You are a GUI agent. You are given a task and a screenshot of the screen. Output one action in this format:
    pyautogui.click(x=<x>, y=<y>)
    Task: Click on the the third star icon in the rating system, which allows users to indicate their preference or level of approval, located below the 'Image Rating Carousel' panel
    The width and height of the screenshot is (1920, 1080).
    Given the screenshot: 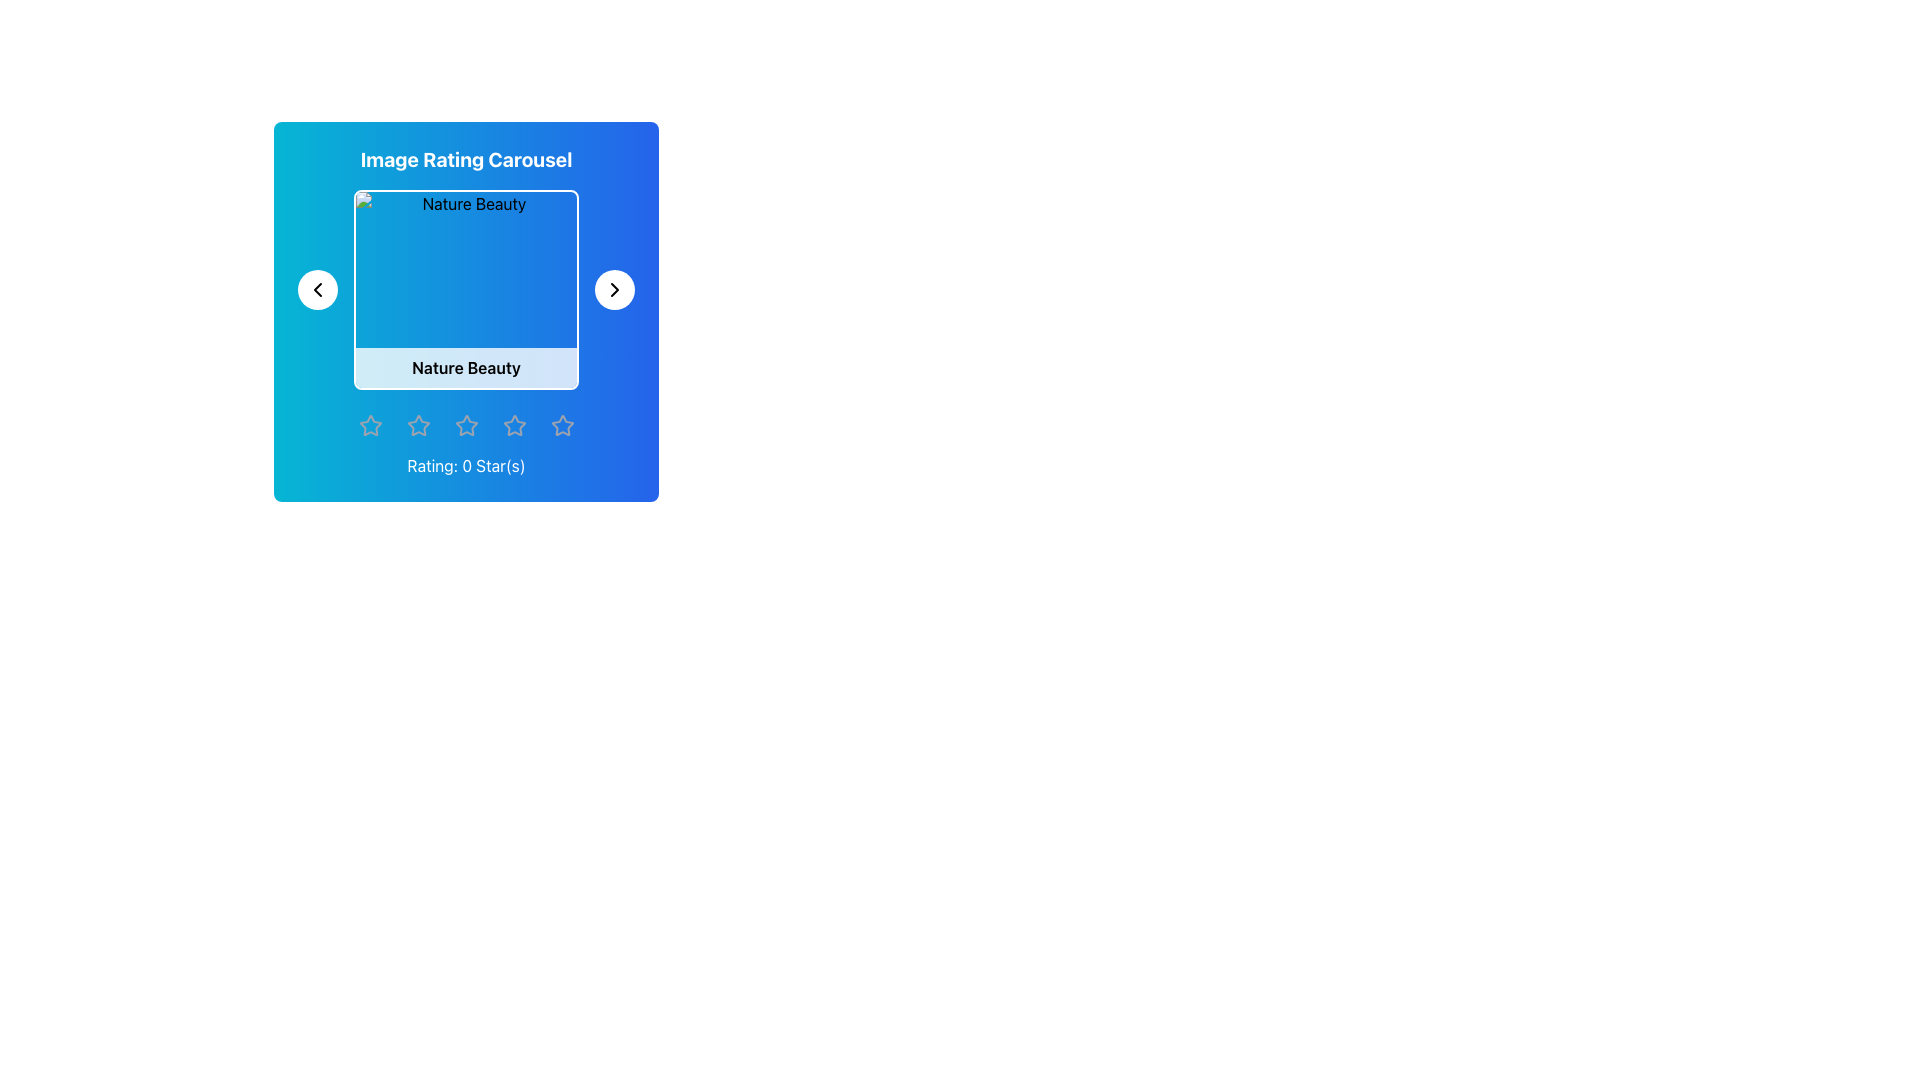 What is the action you would take?
    pyautogui.click(x=465, y=424)
    